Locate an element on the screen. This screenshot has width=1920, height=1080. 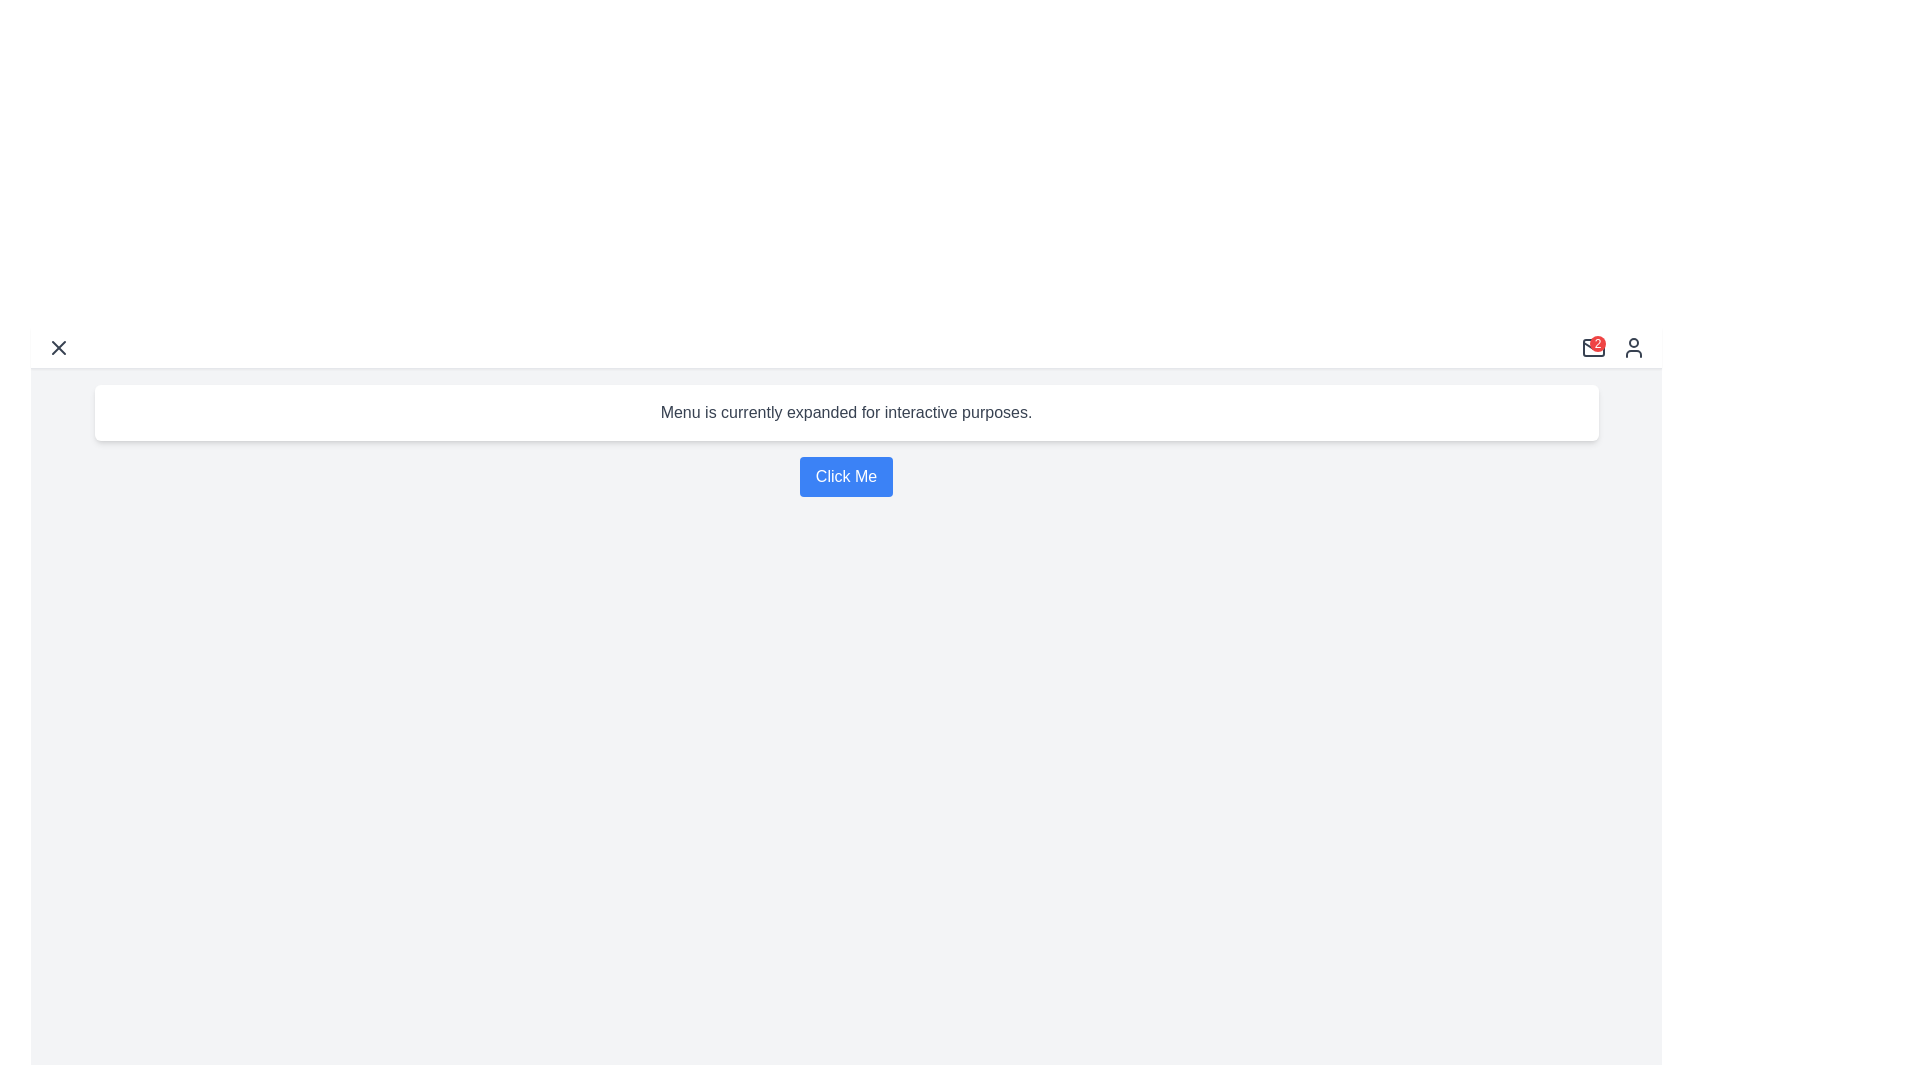
the Notification Badge, which is a small red circular badge with the number '2' centered on it, located at the top-right corner of an envelop icon is located at coordinates (1613, 346).